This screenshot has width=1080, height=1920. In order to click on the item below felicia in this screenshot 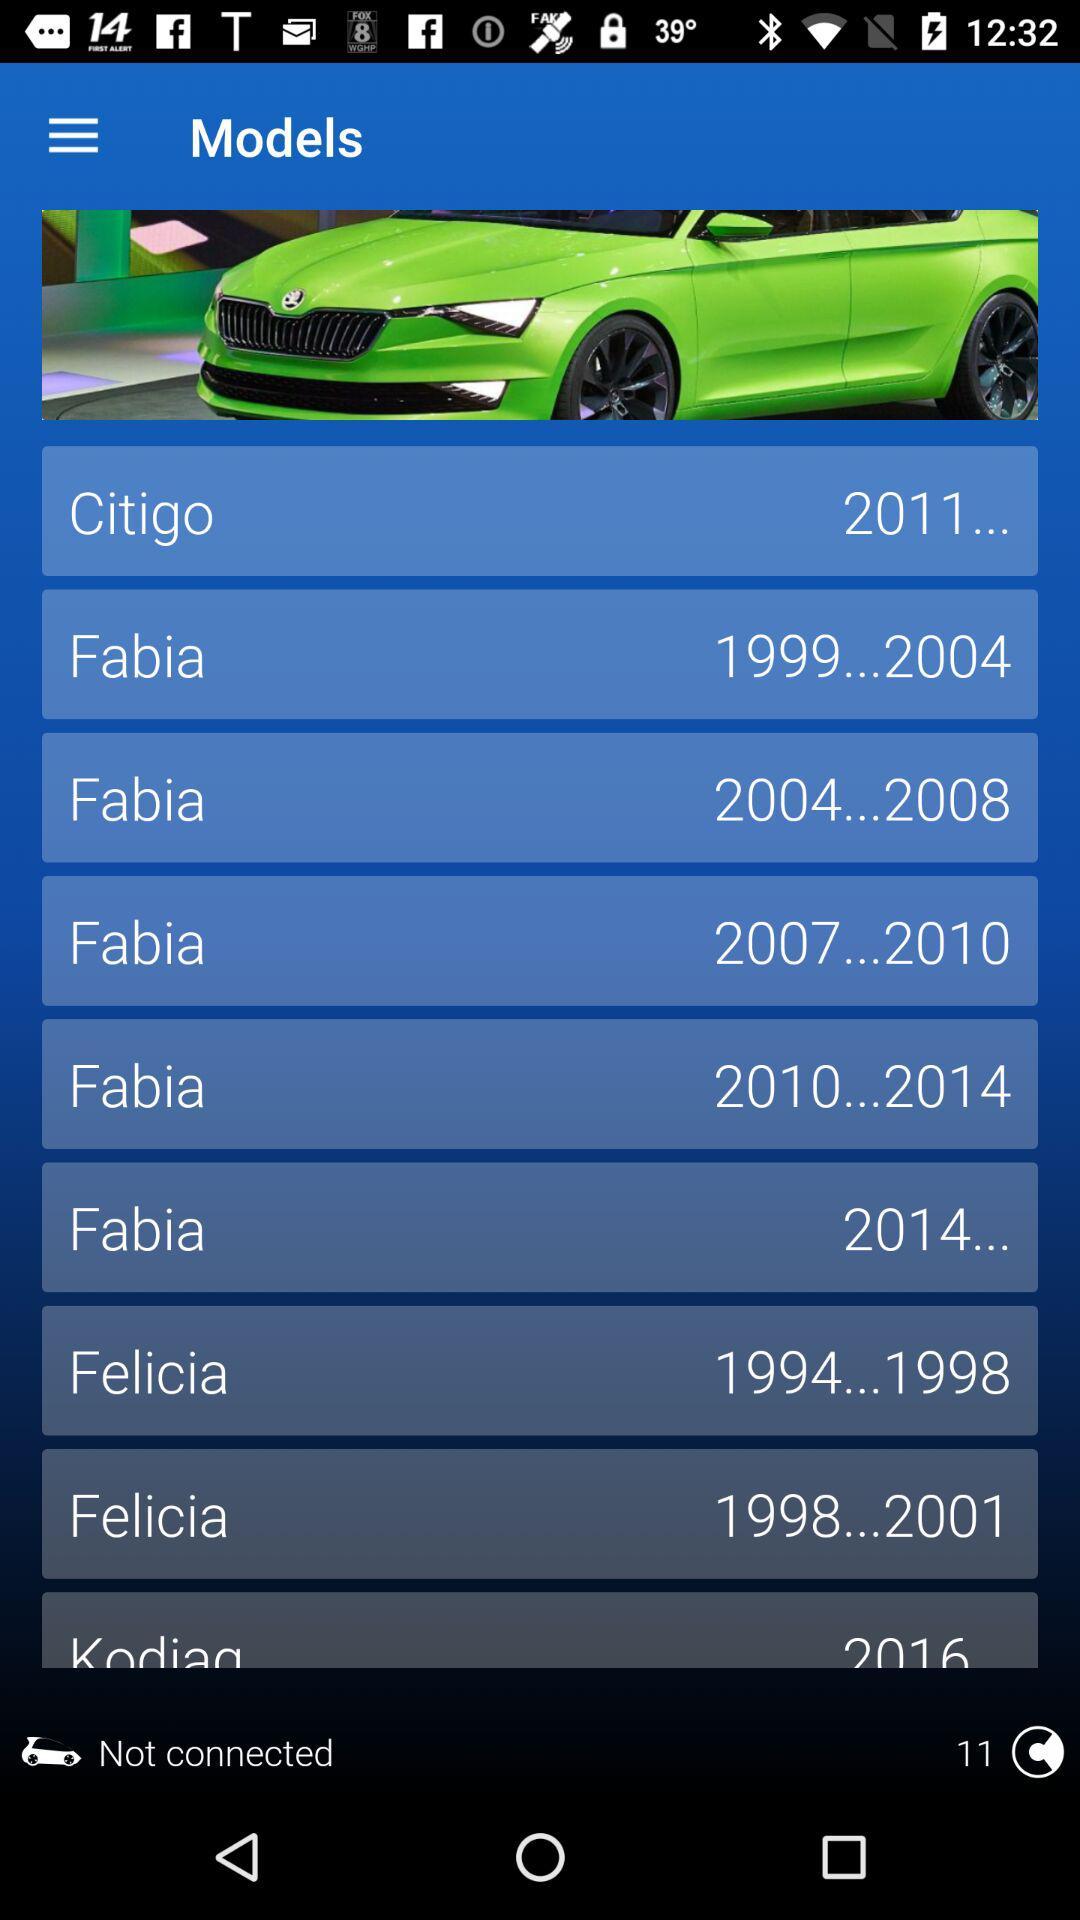, I will do `click(427, 1630)`.